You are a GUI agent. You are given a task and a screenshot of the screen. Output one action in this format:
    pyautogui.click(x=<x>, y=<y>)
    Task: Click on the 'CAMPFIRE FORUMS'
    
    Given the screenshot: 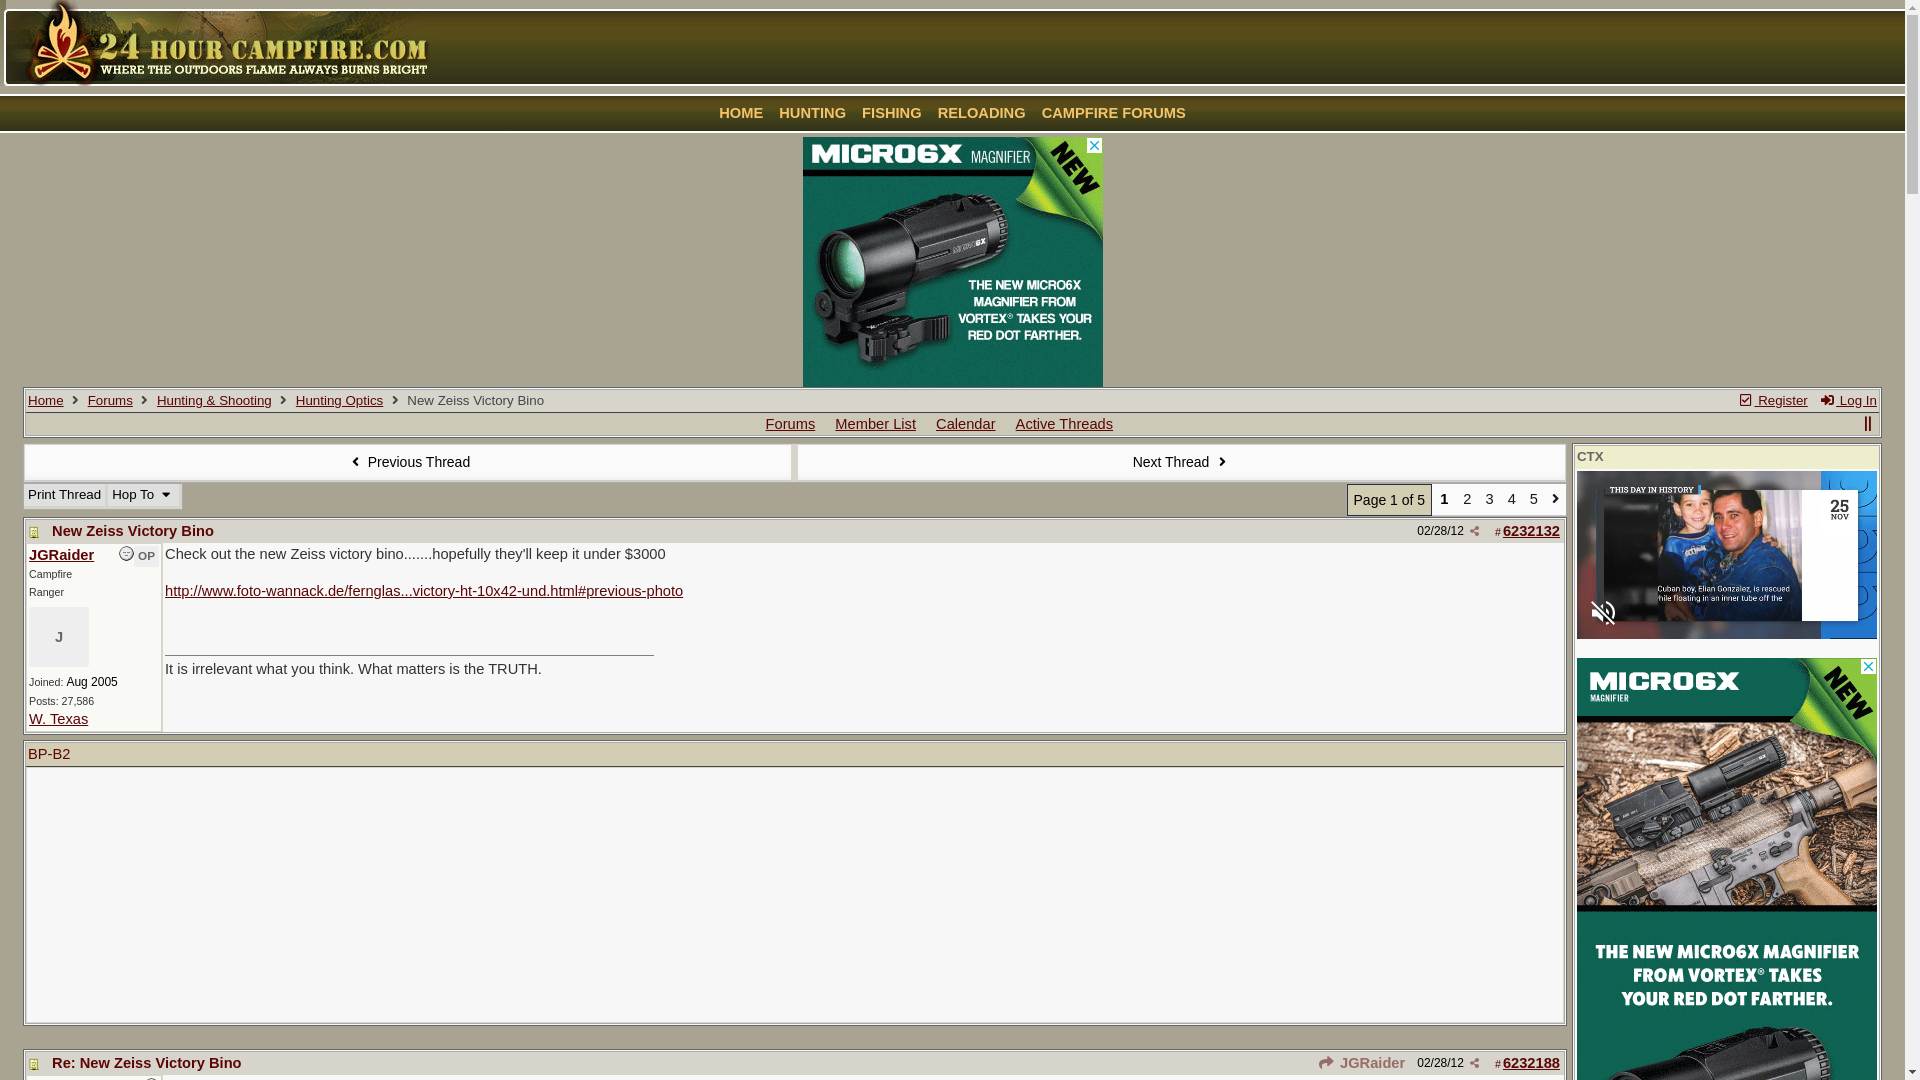 What is the action you would take?
    pyautogui.click(x=1112, y=112)
    